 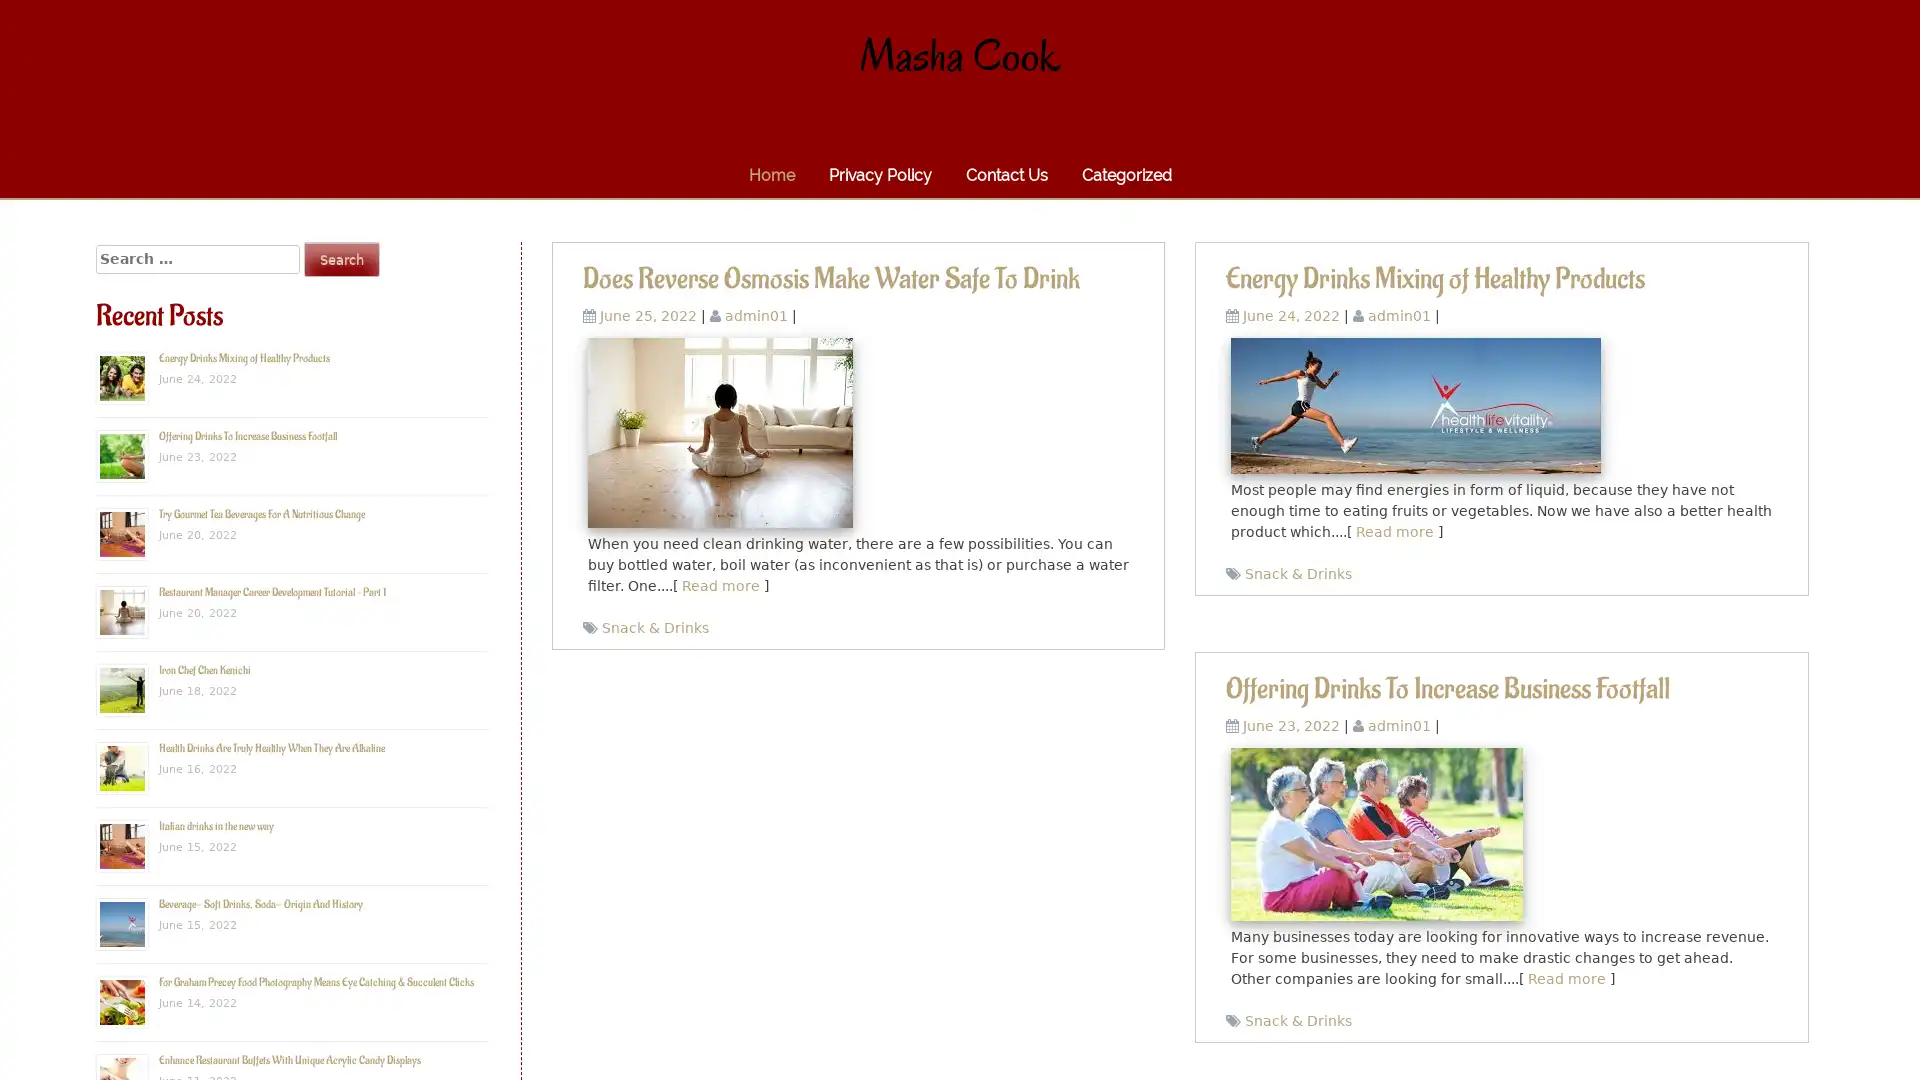 I want to click on Search, so click(x=341, y=258).